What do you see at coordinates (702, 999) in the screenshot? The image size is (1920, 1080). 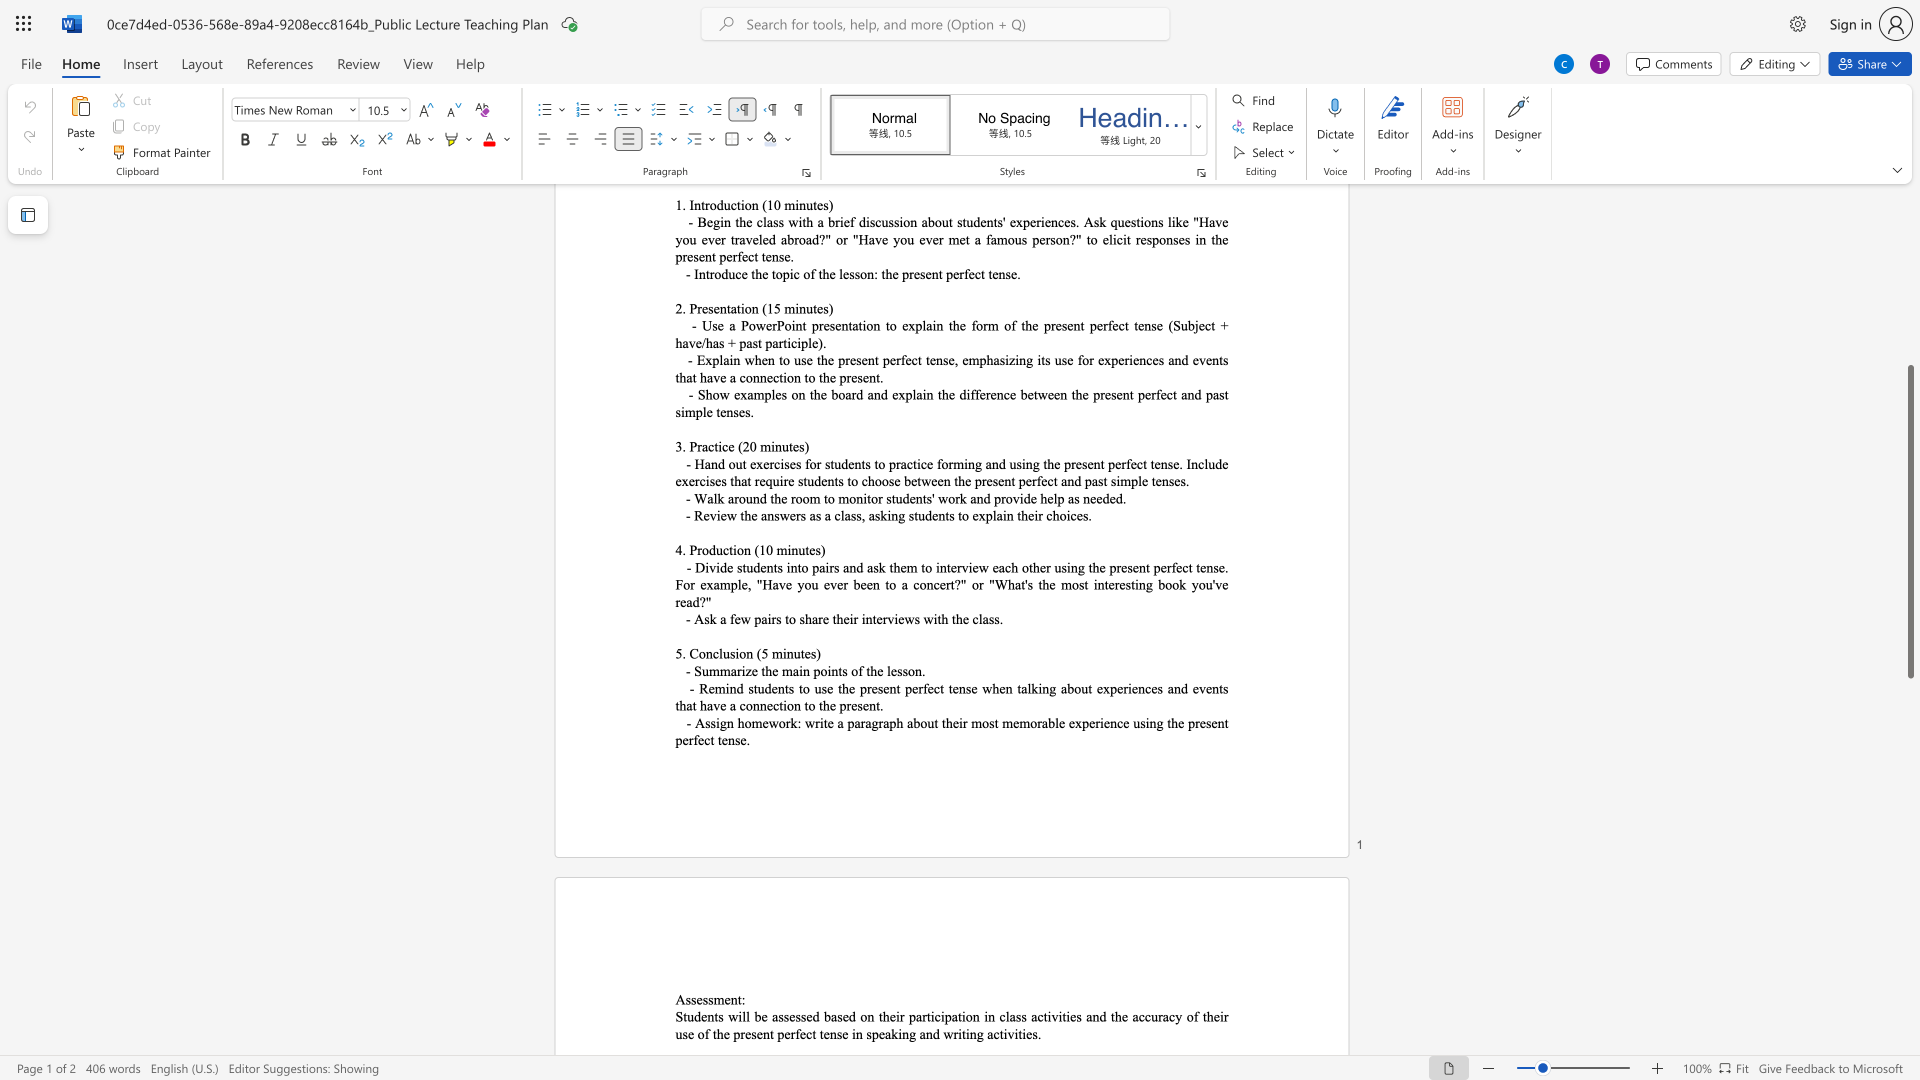 I see `the space between the continuous character "e" and "s" in the text` at bounding box center [702, 999].